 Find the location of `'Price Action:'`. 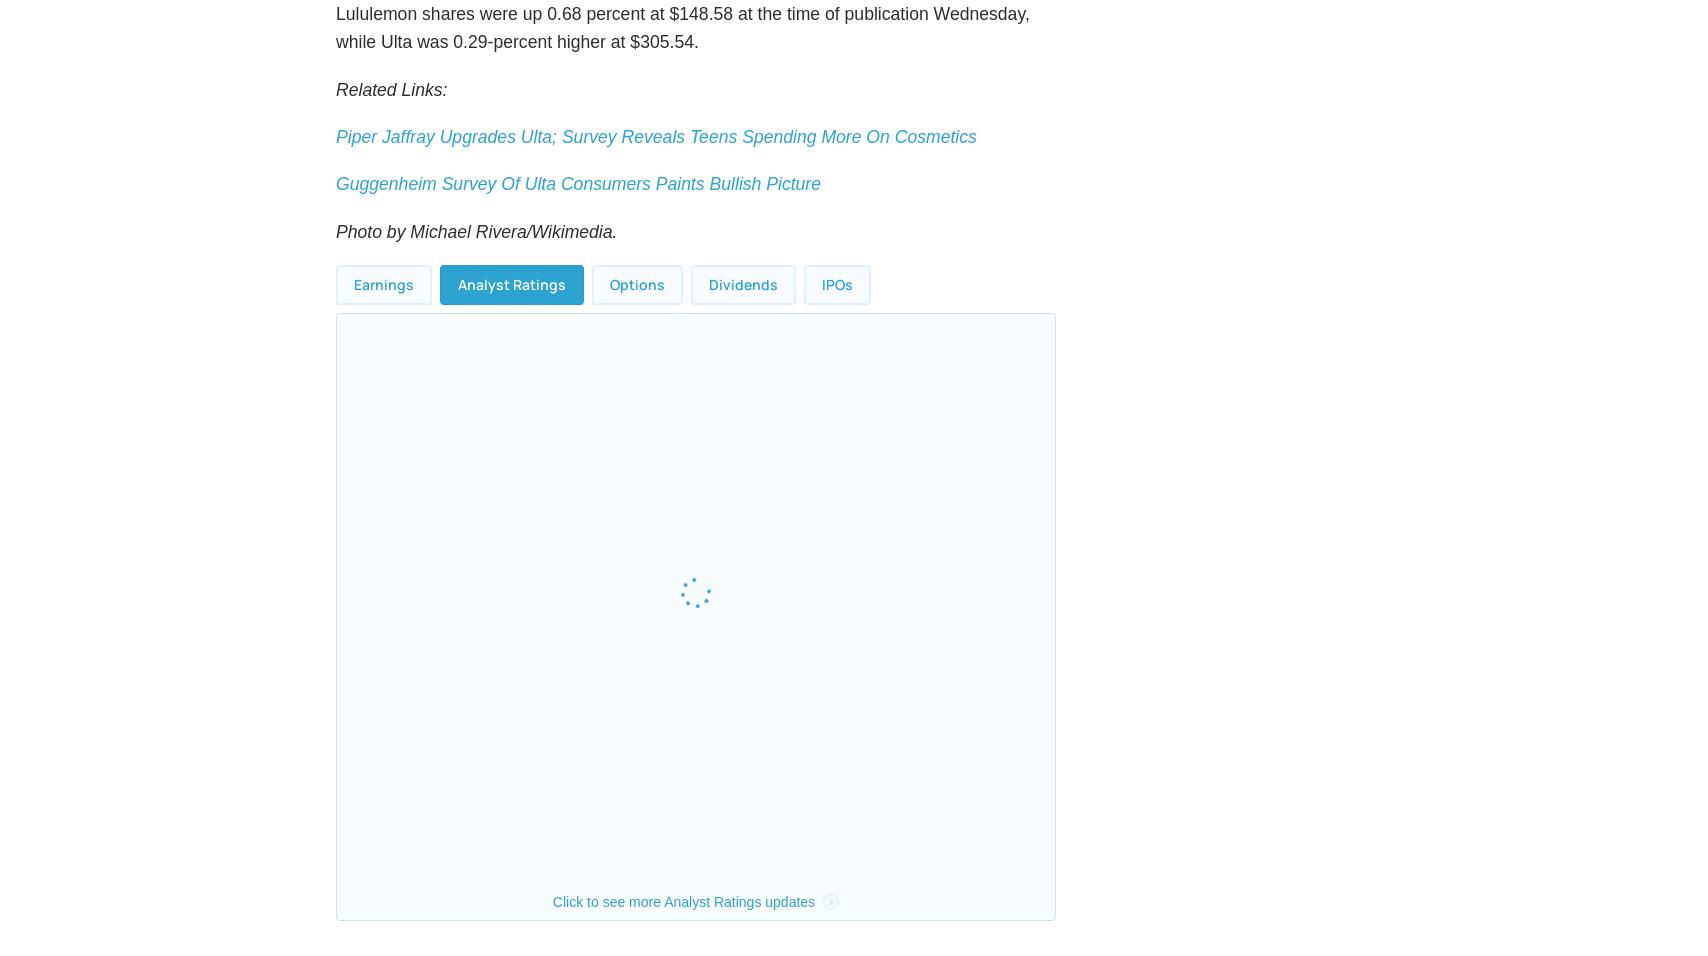

'Price Action:' is located at coordinates (404, 22).